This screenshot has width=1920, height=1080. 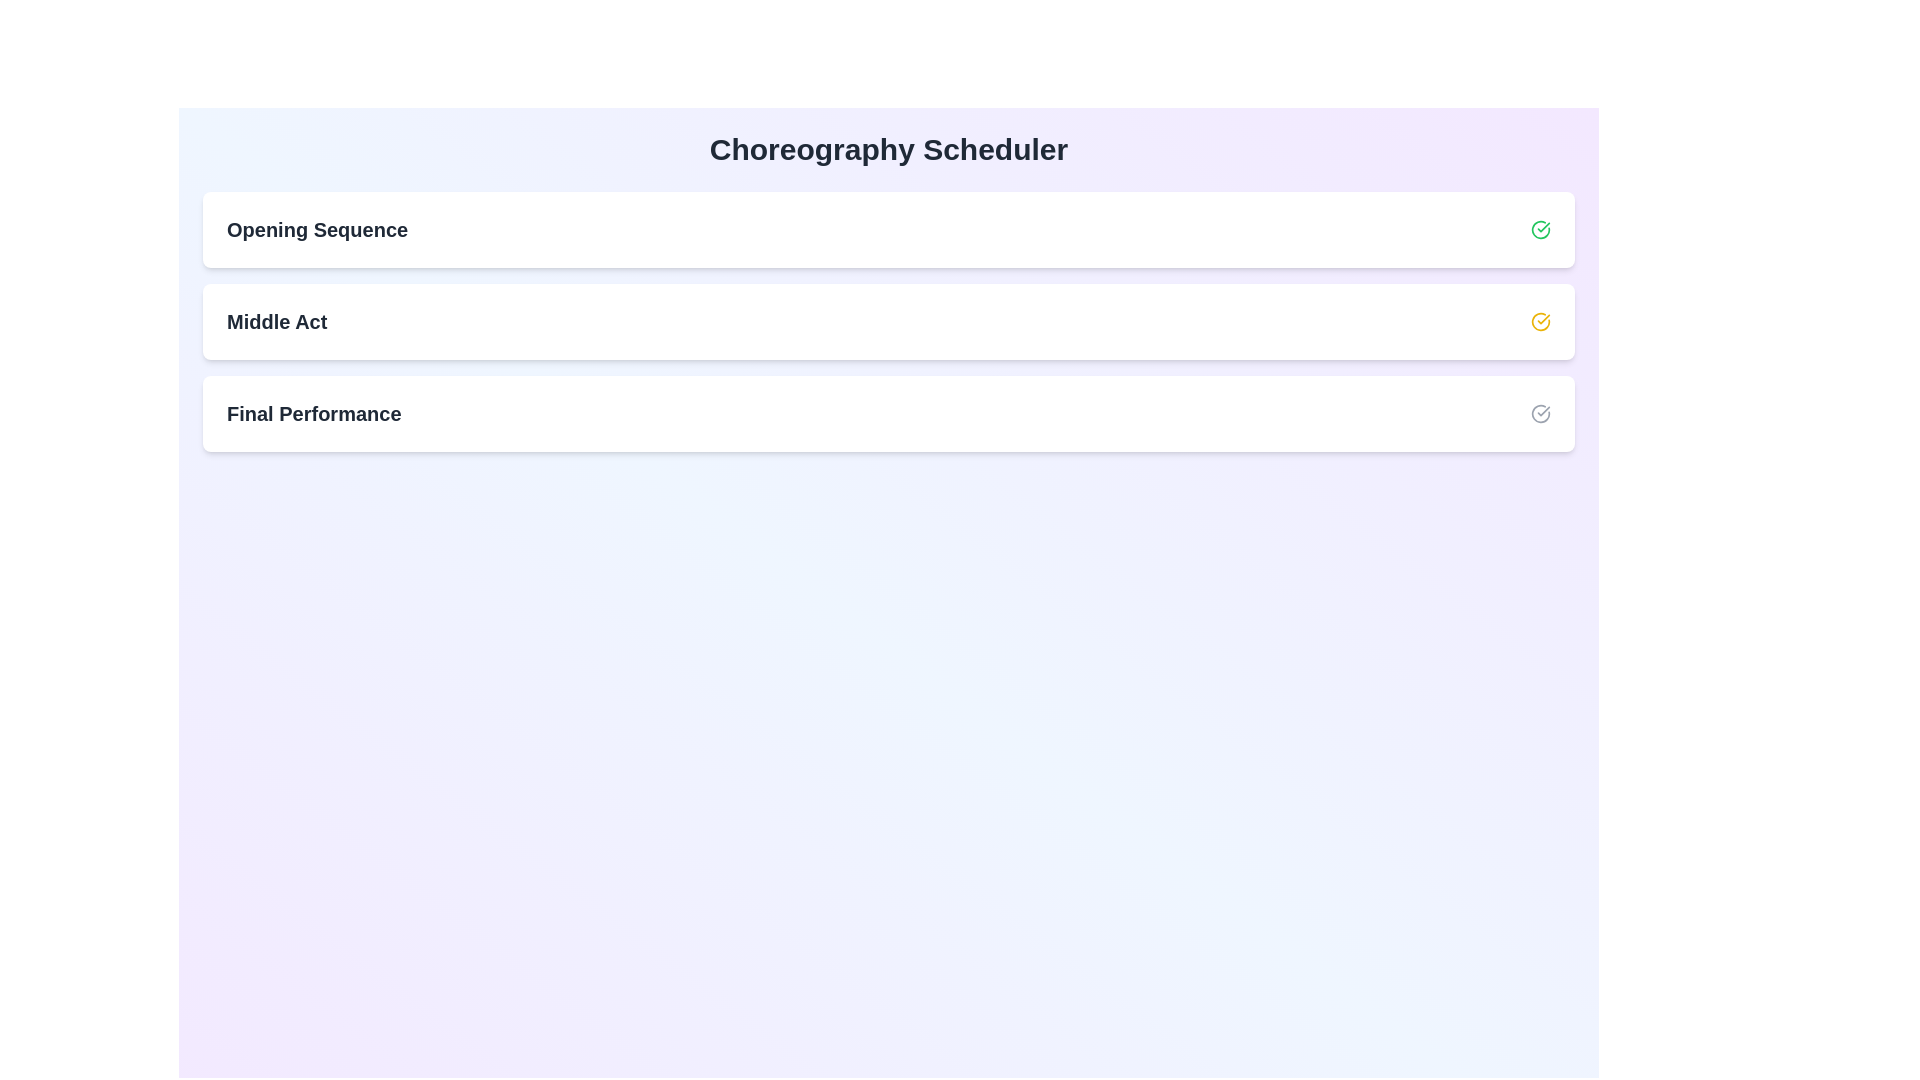 I want to click on status icon of the routine Final Performance, so click(x=1539, y=412).